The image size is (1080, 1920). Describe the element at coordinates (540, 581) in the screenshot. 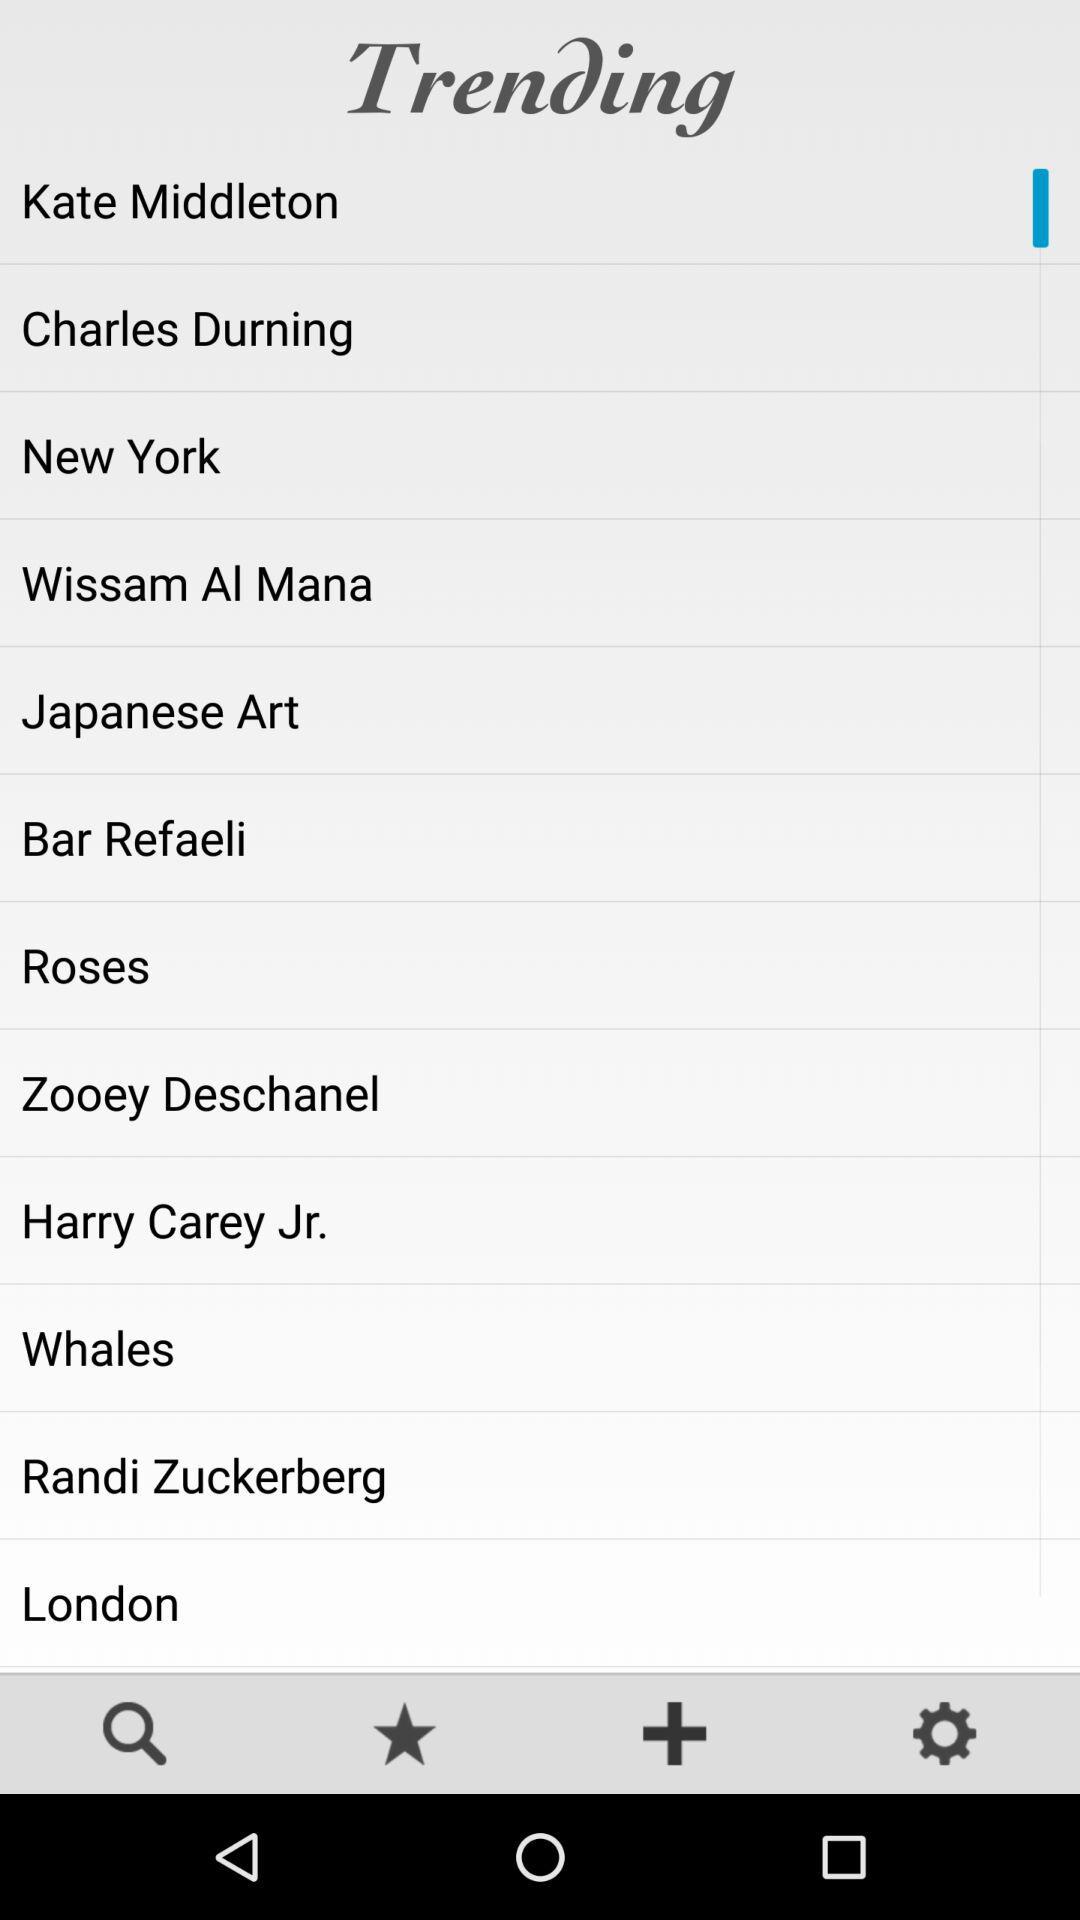

I see `the wissam al mana app` at that location.